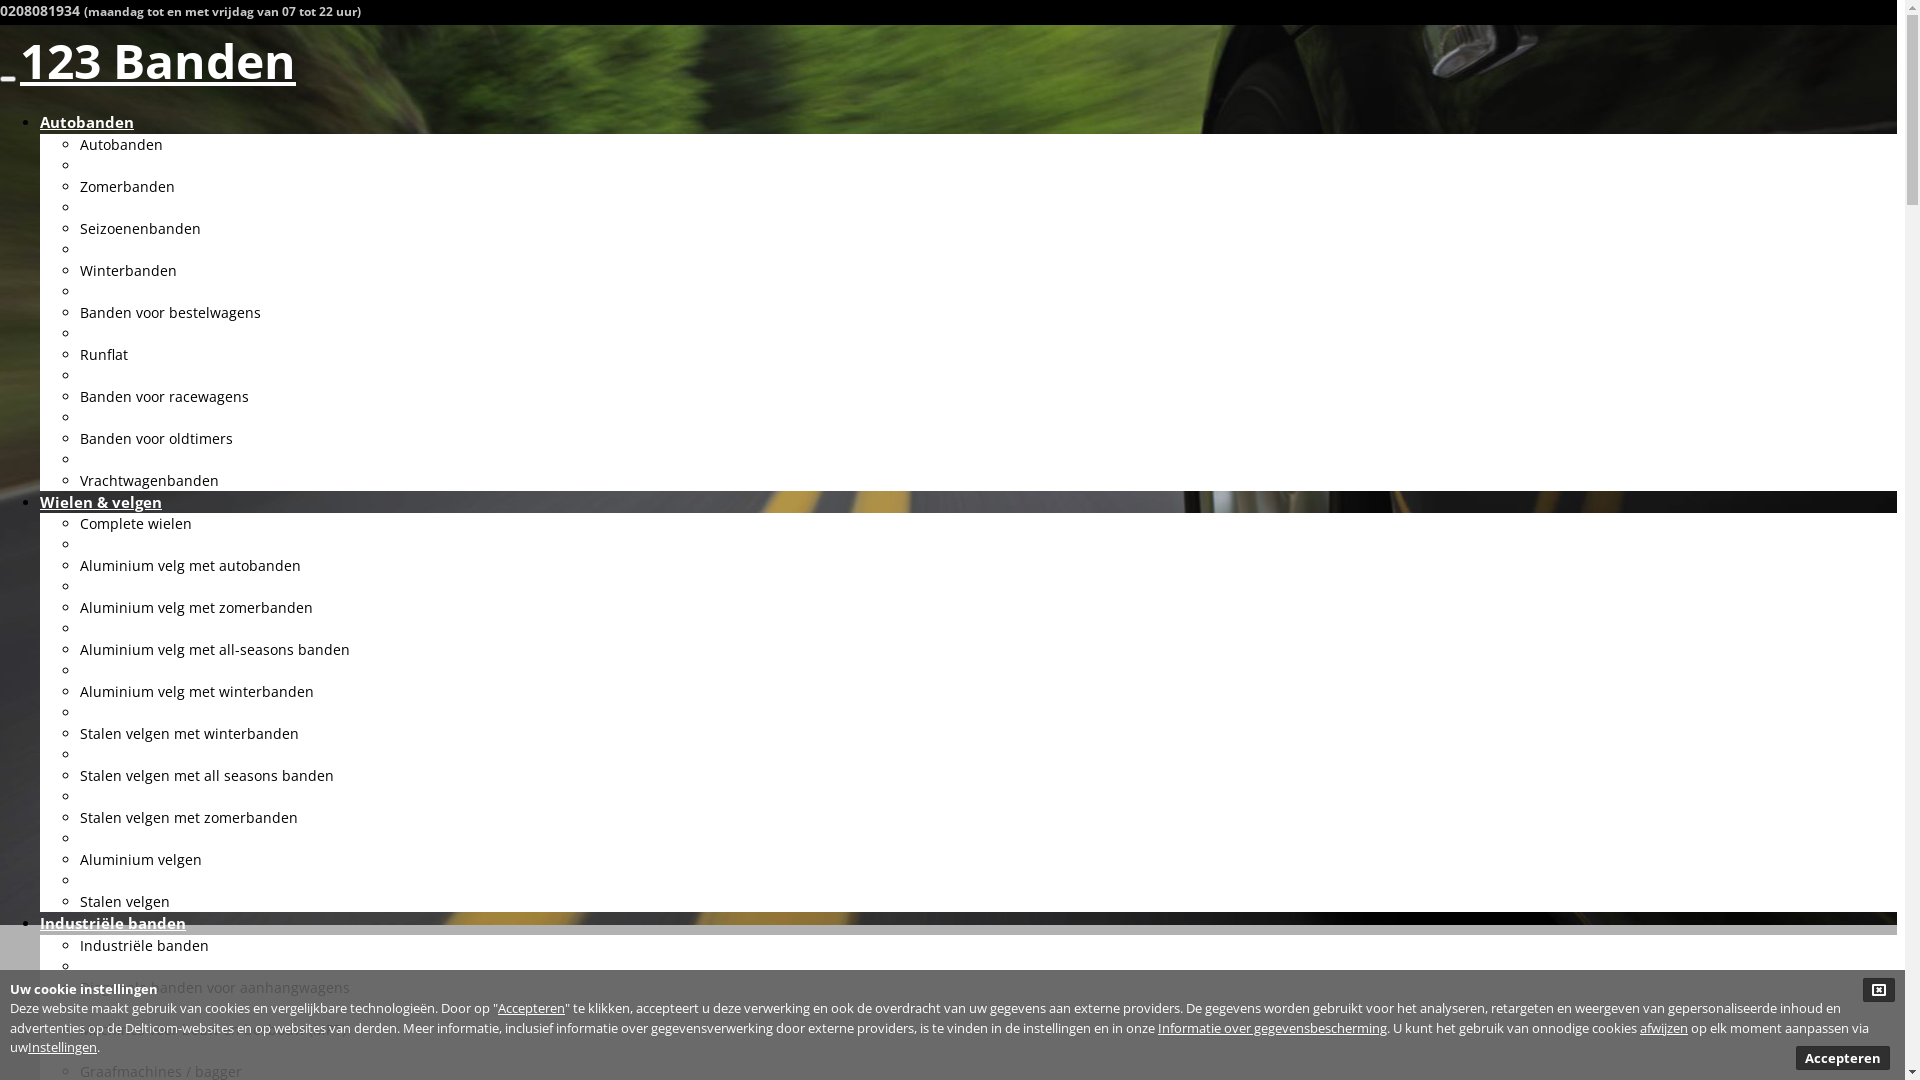  What do you see at coordinates (1271, 1026) in the screenshot?
I see `'Informatie over gegevensbescherming'` at bounding box center [1271, 1026].